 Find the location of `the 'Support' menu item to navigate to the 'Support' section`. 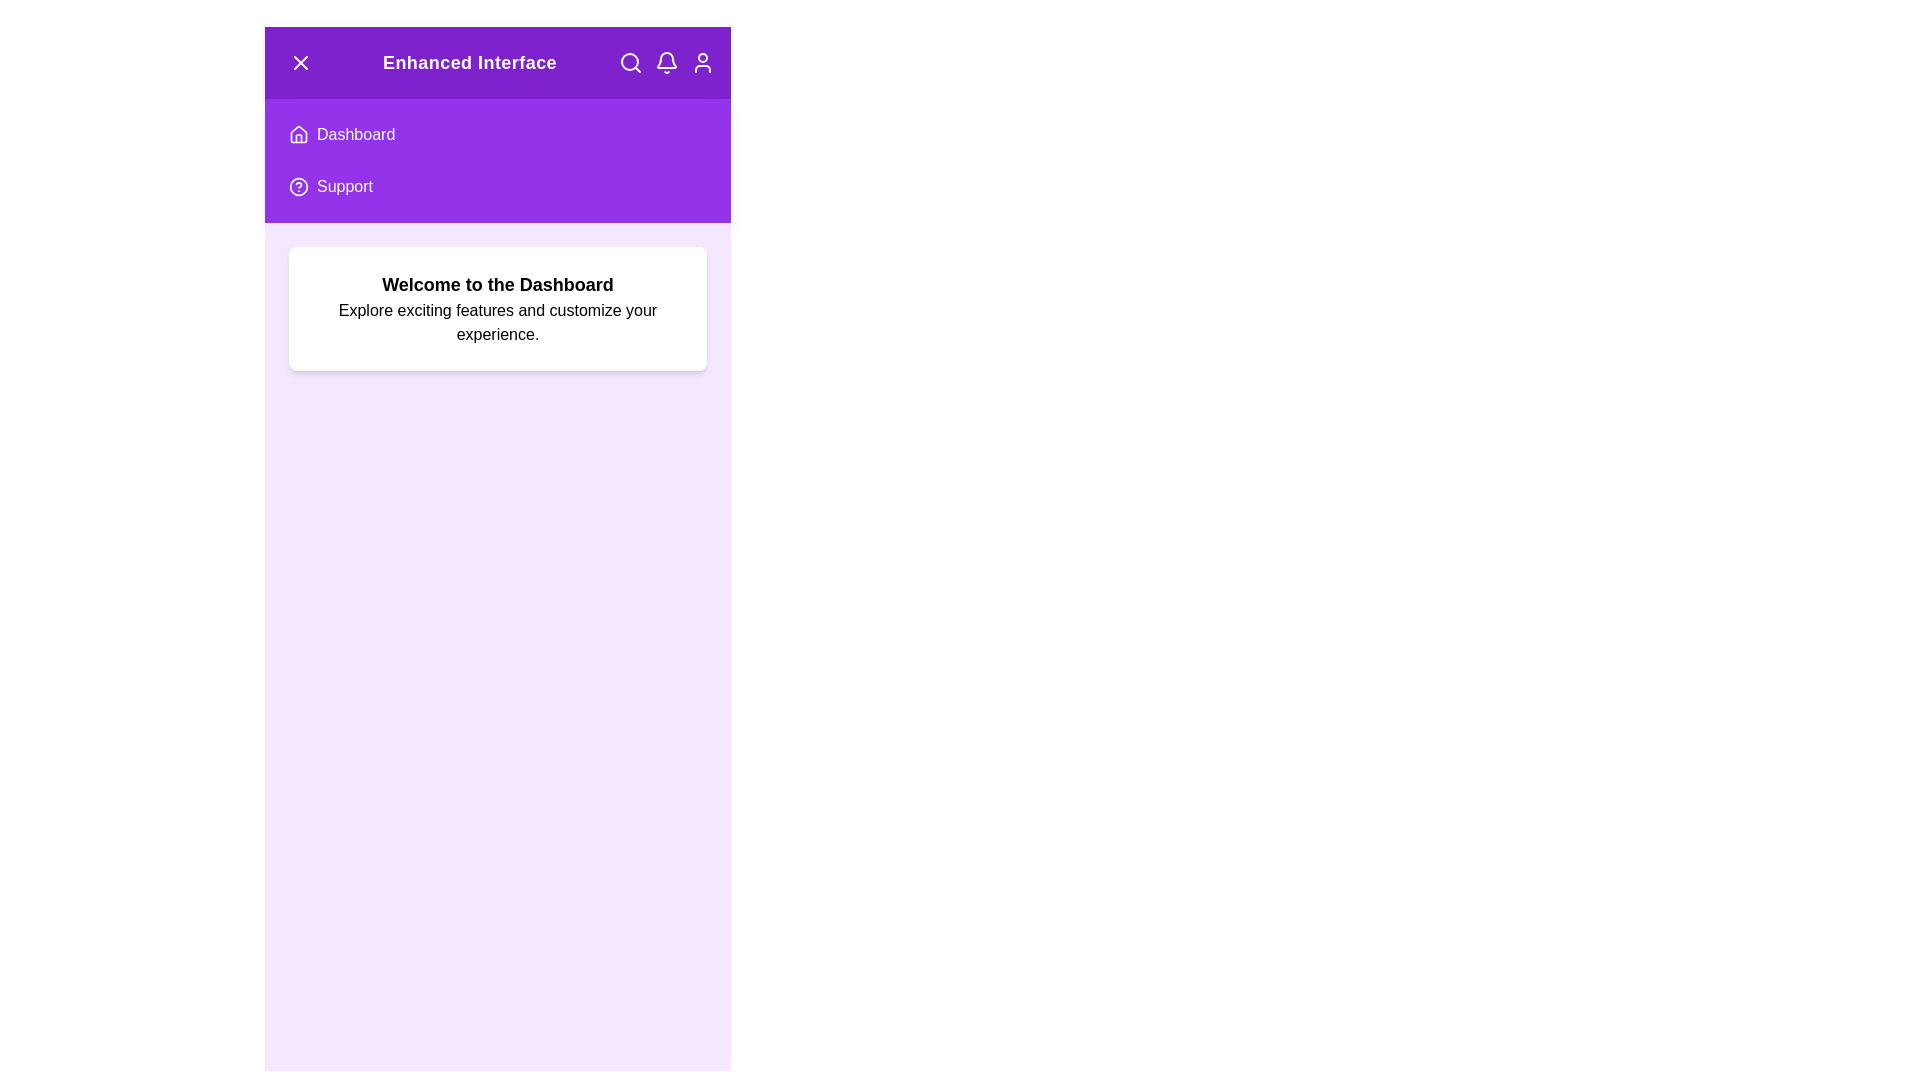

the 'Support' menu item to navigate to the 'Support' section is located at coordinates (498, 186).